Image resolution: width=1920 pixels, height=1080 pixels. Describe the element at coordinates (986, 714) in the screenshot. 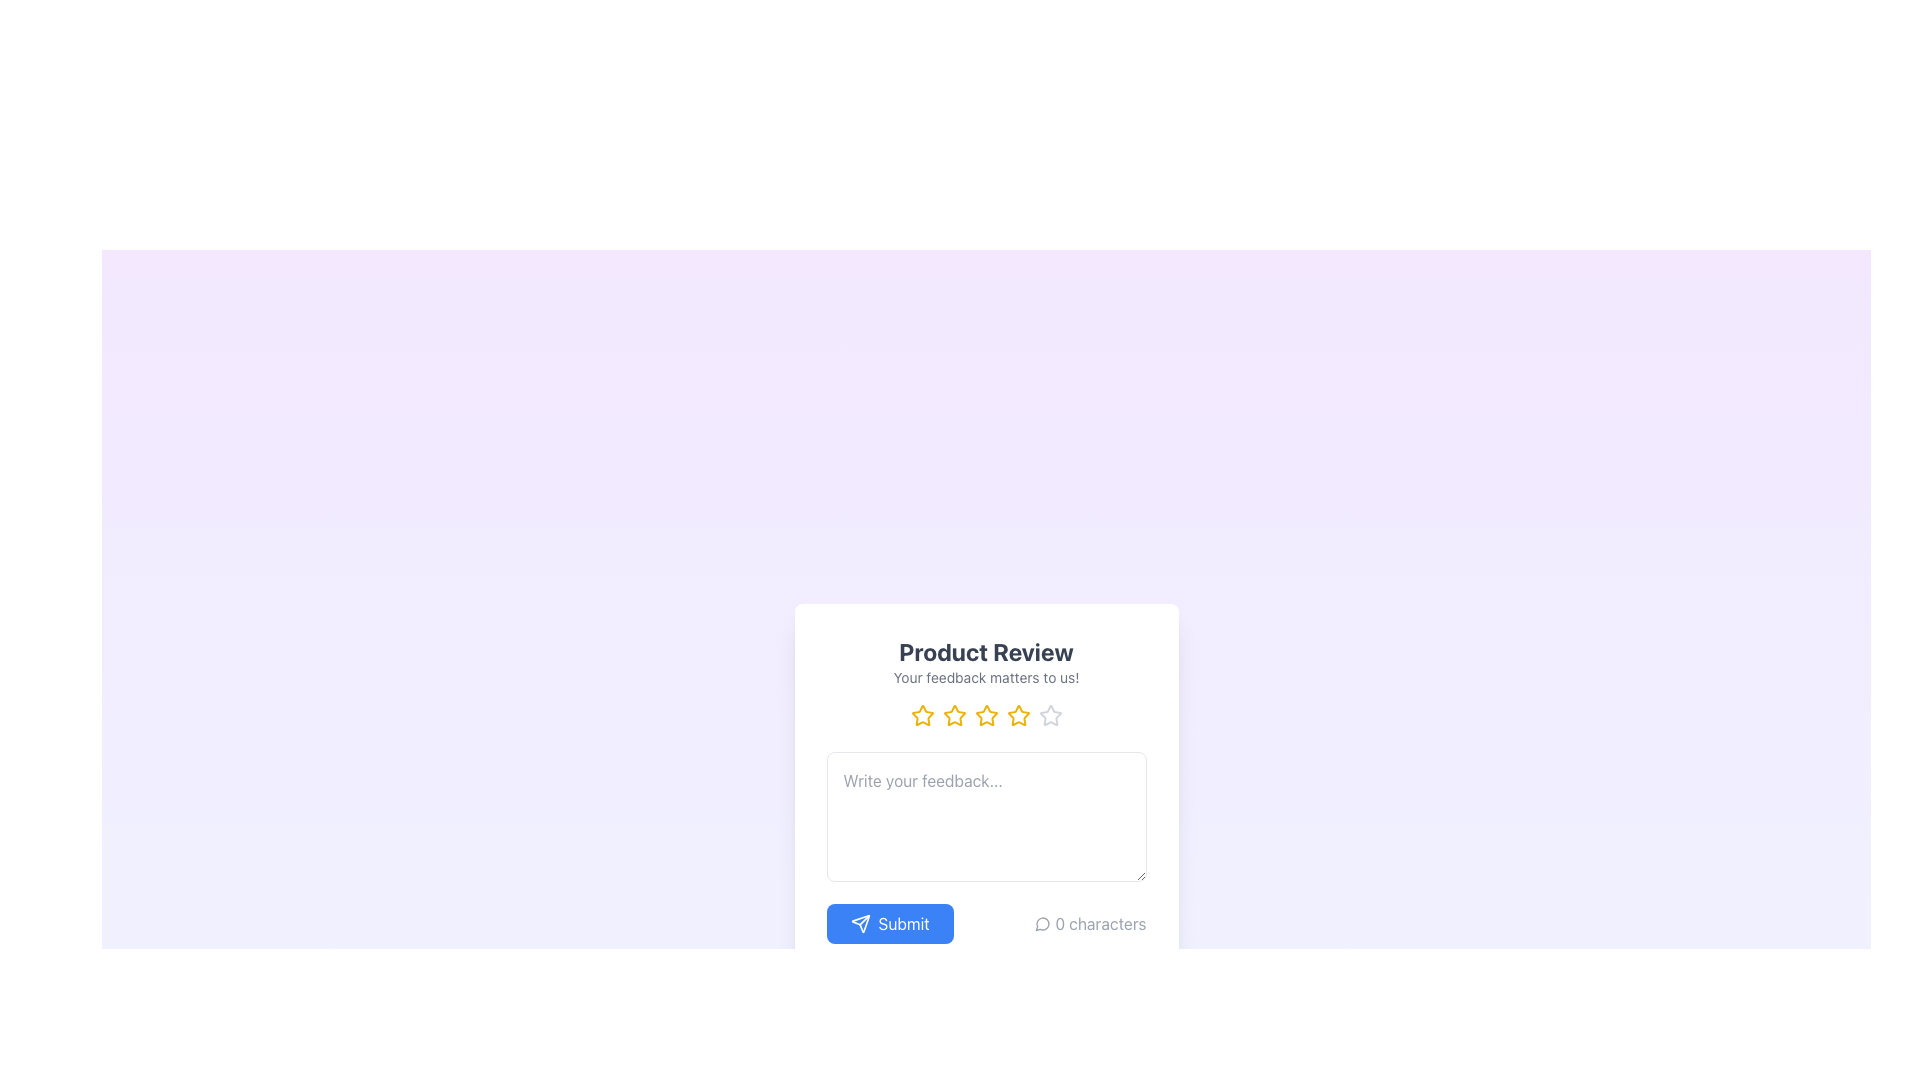

I see `the third star icon in the rating system` at that location.